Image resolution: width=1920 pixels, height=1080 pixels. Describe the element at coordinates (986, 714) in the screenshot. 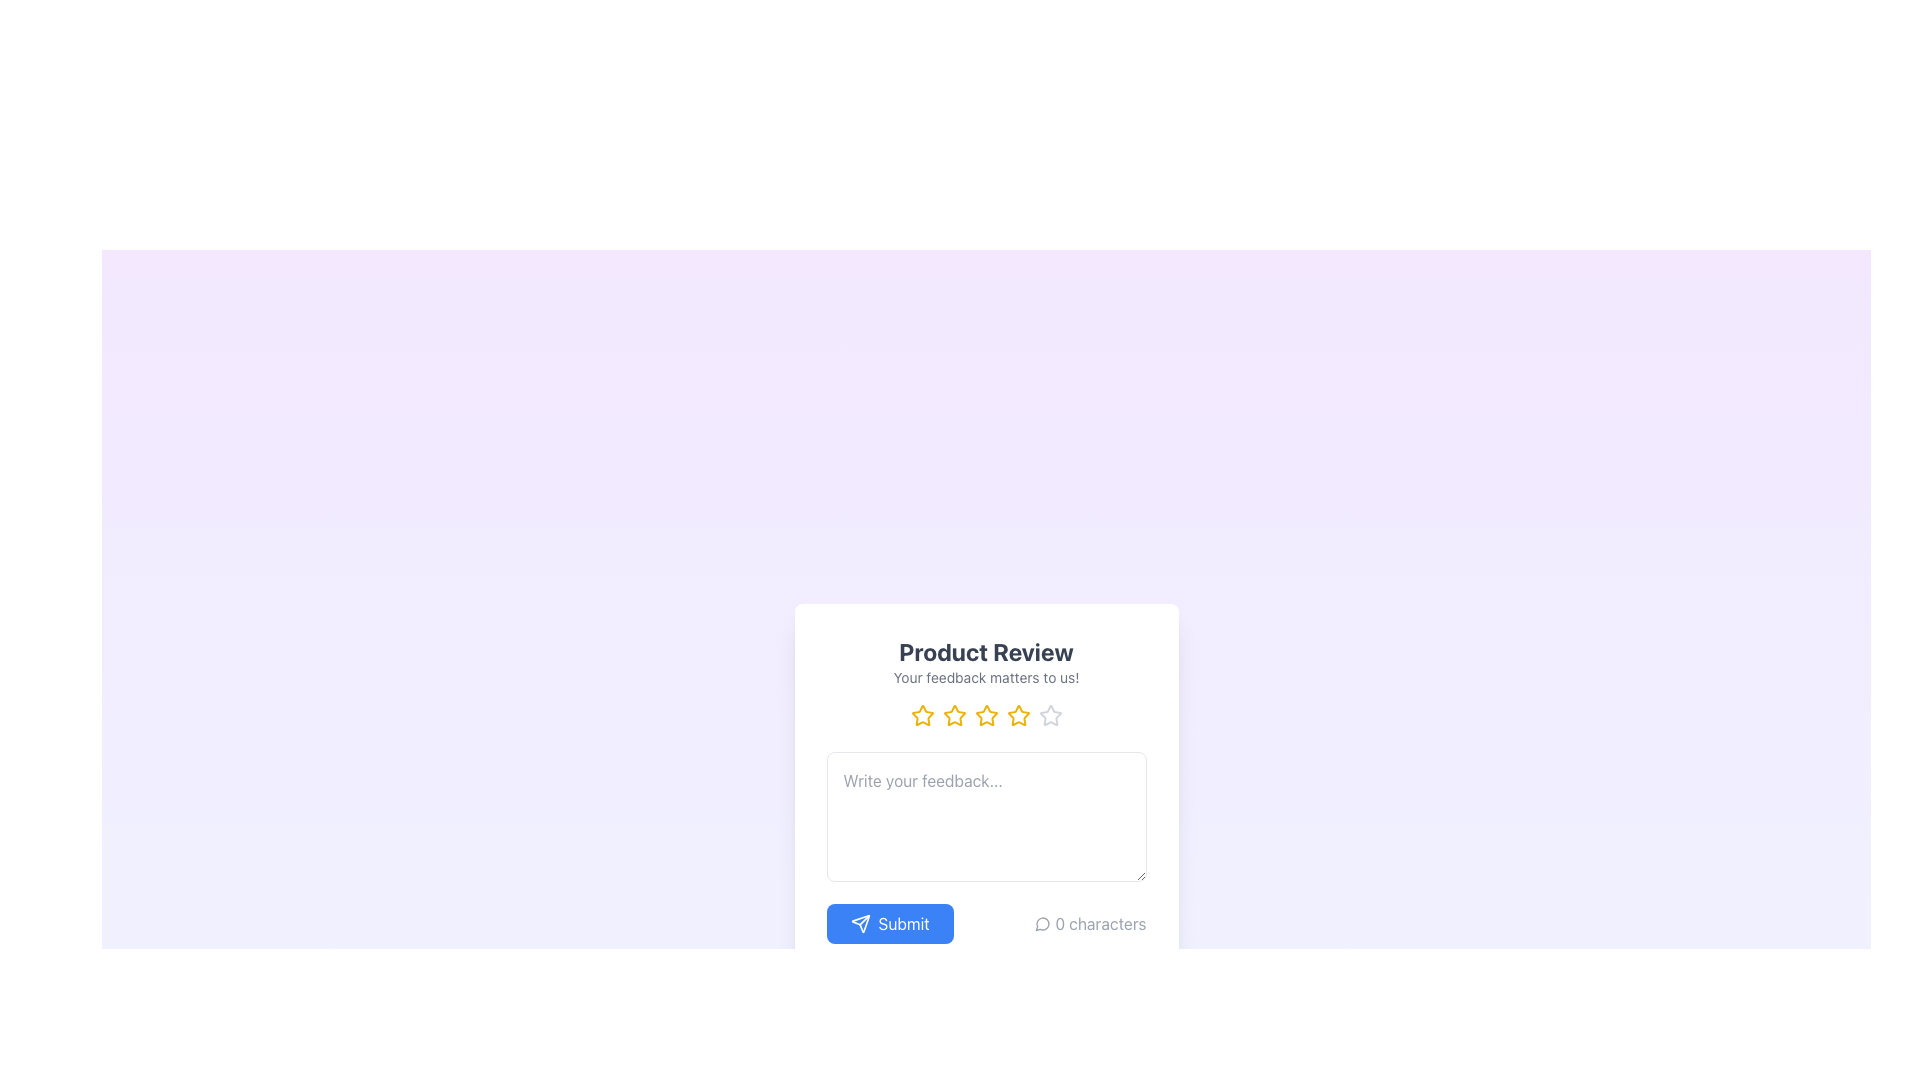

I see `the third star icon in the rating system` at that location.